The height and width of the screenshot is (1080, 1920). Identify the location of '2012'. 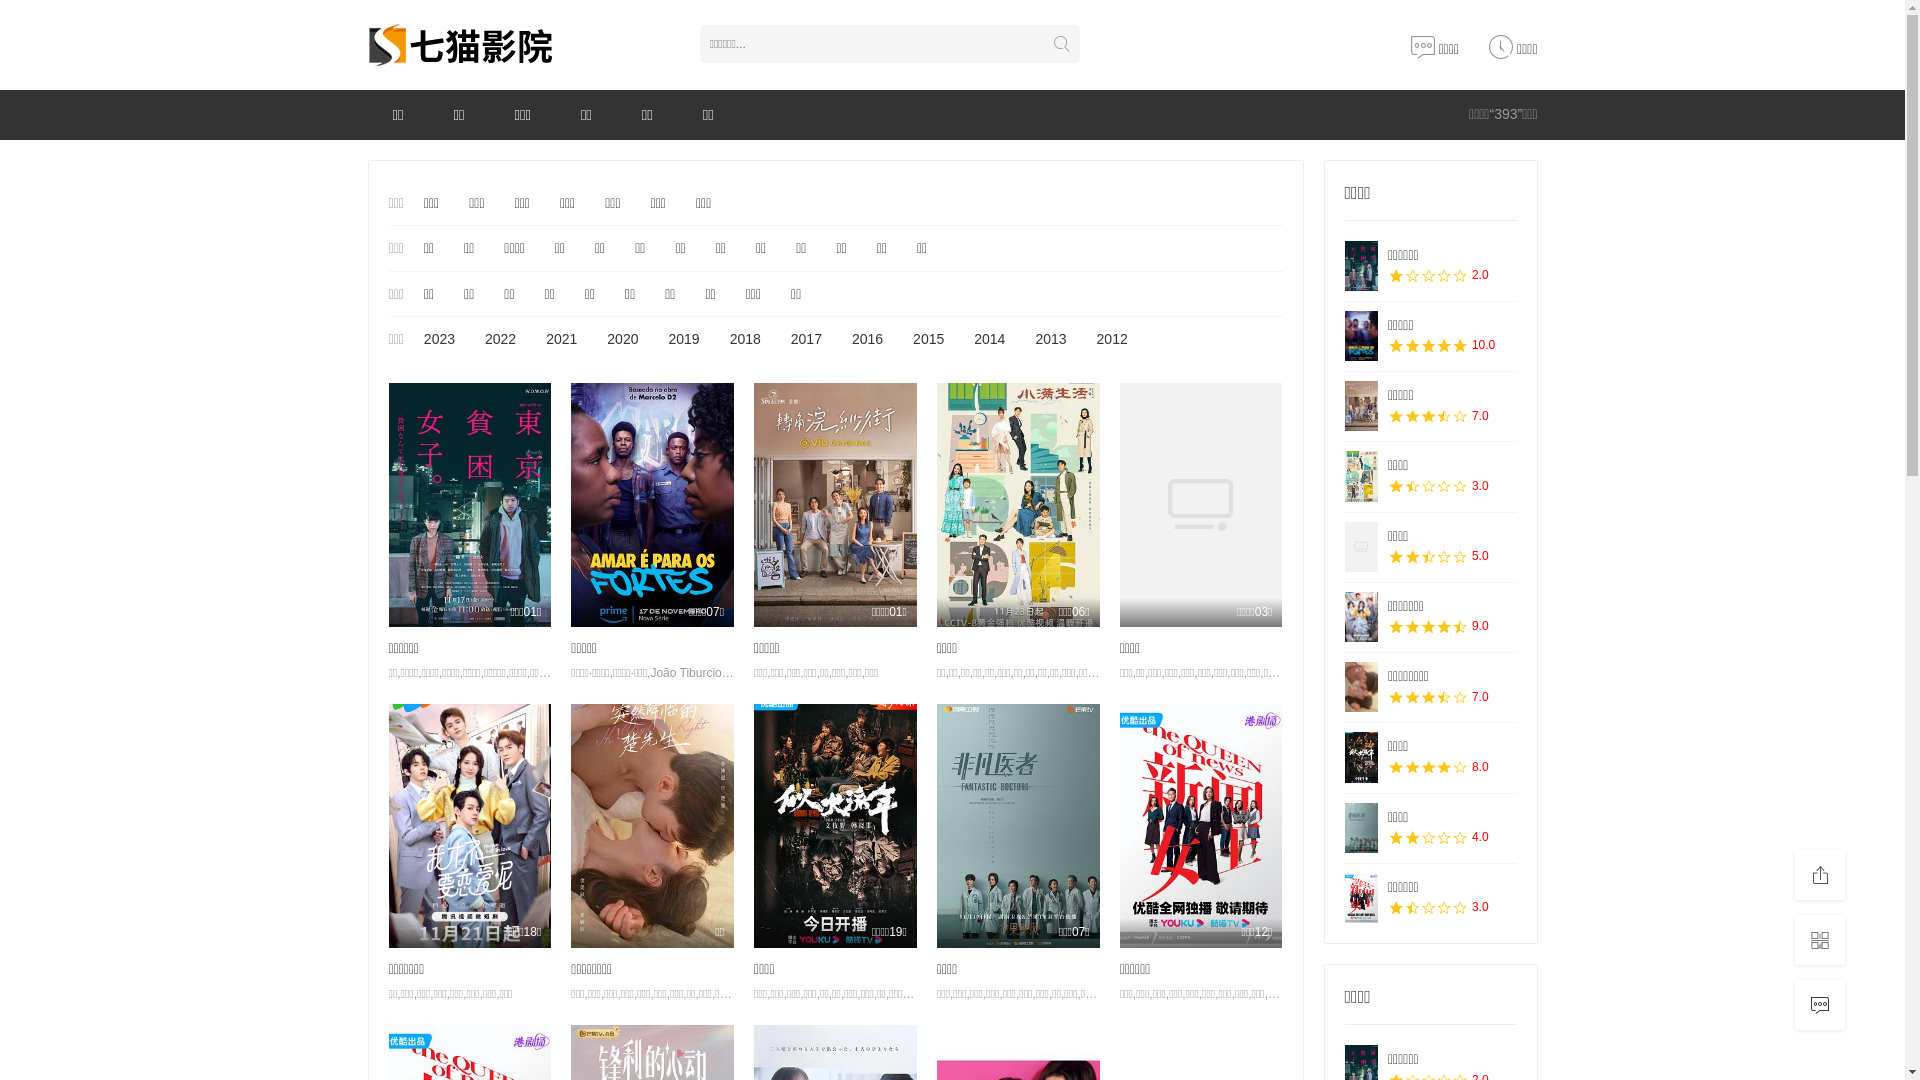
(1085, 338).